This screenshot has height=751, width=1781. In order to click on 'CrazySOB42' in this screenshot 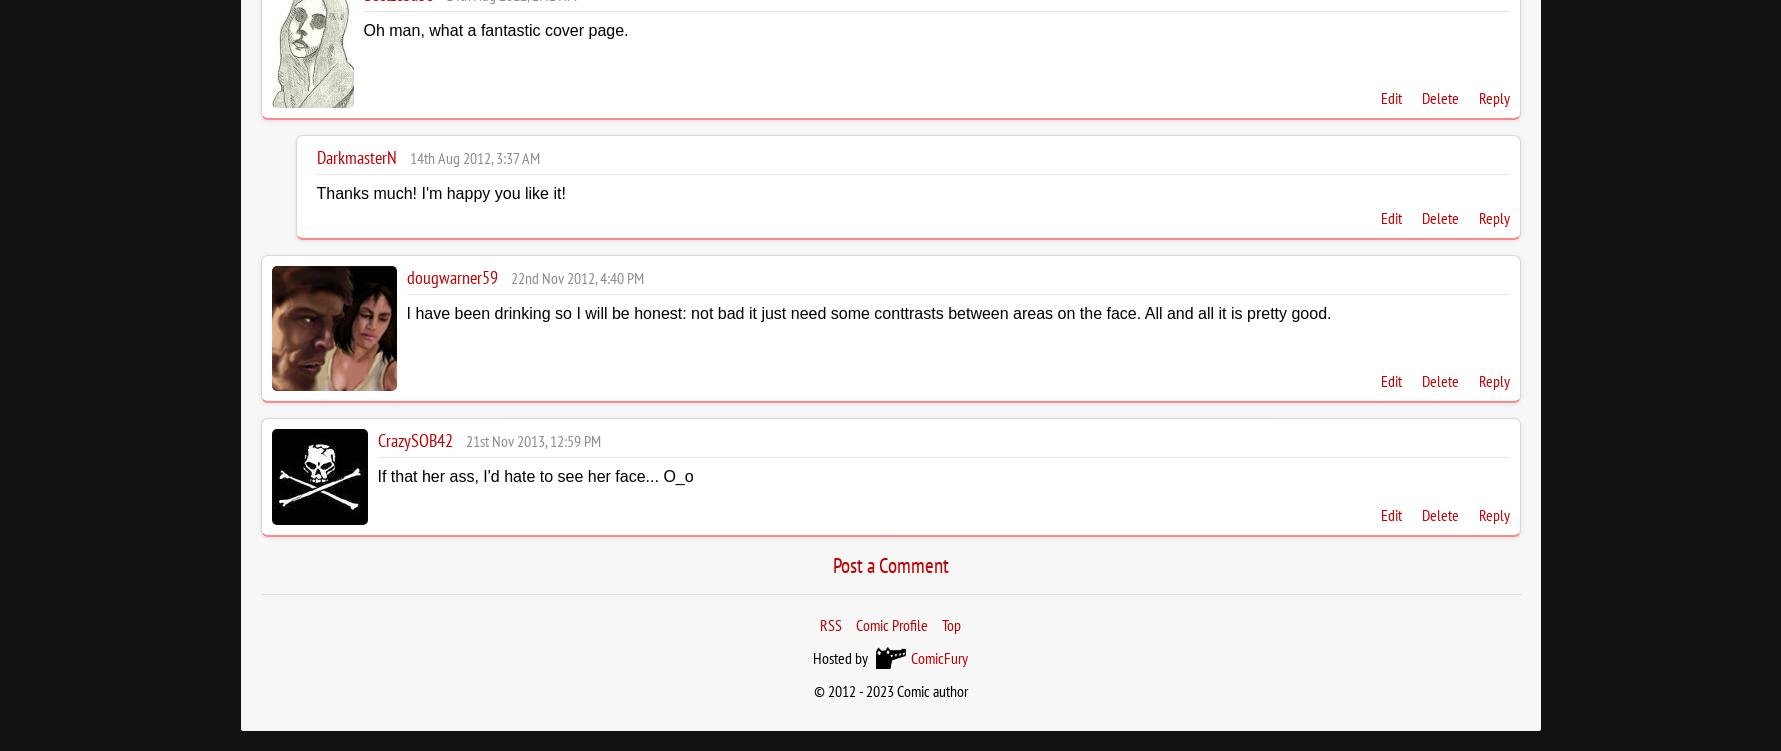, I will do `click(377, 439)`.